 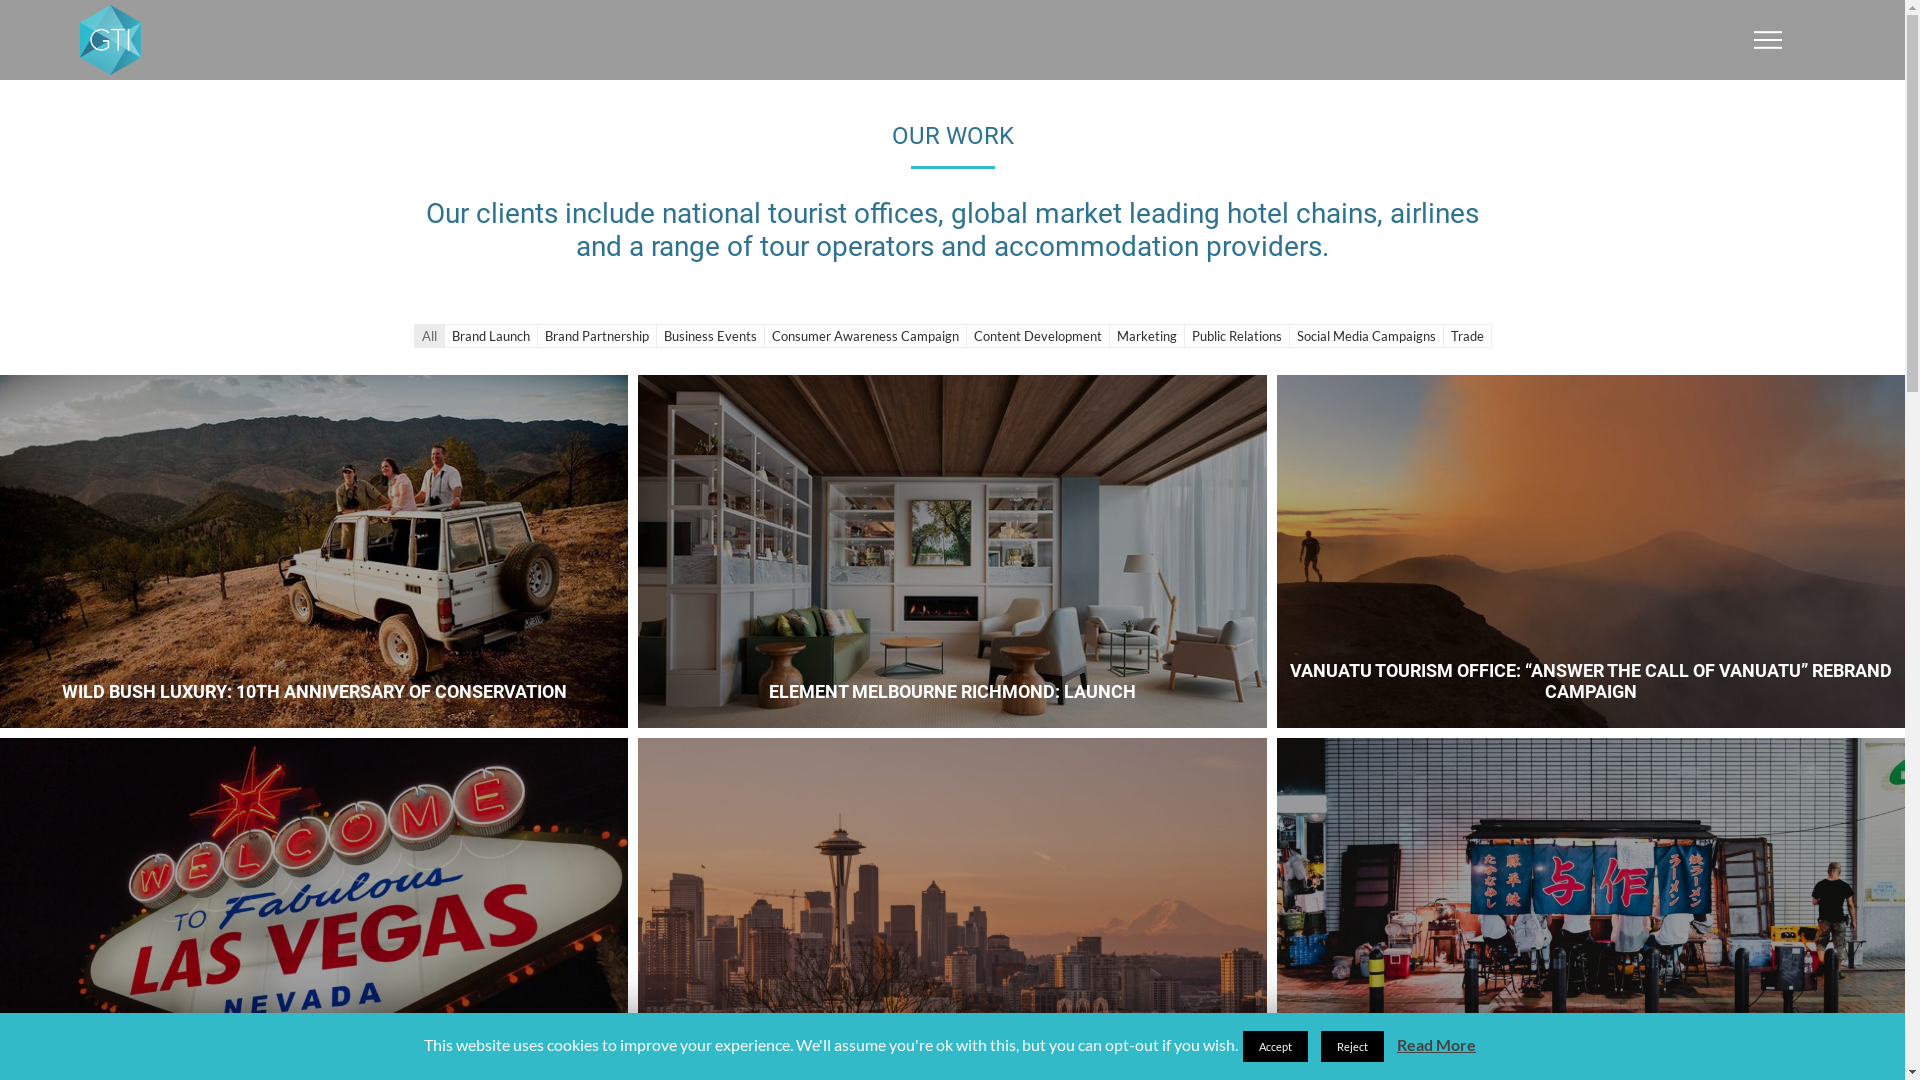 What do you see at coordinates (1352, 1045) in the screenshot?
I see `'Reject'` at bounding box center [1352, 1045].